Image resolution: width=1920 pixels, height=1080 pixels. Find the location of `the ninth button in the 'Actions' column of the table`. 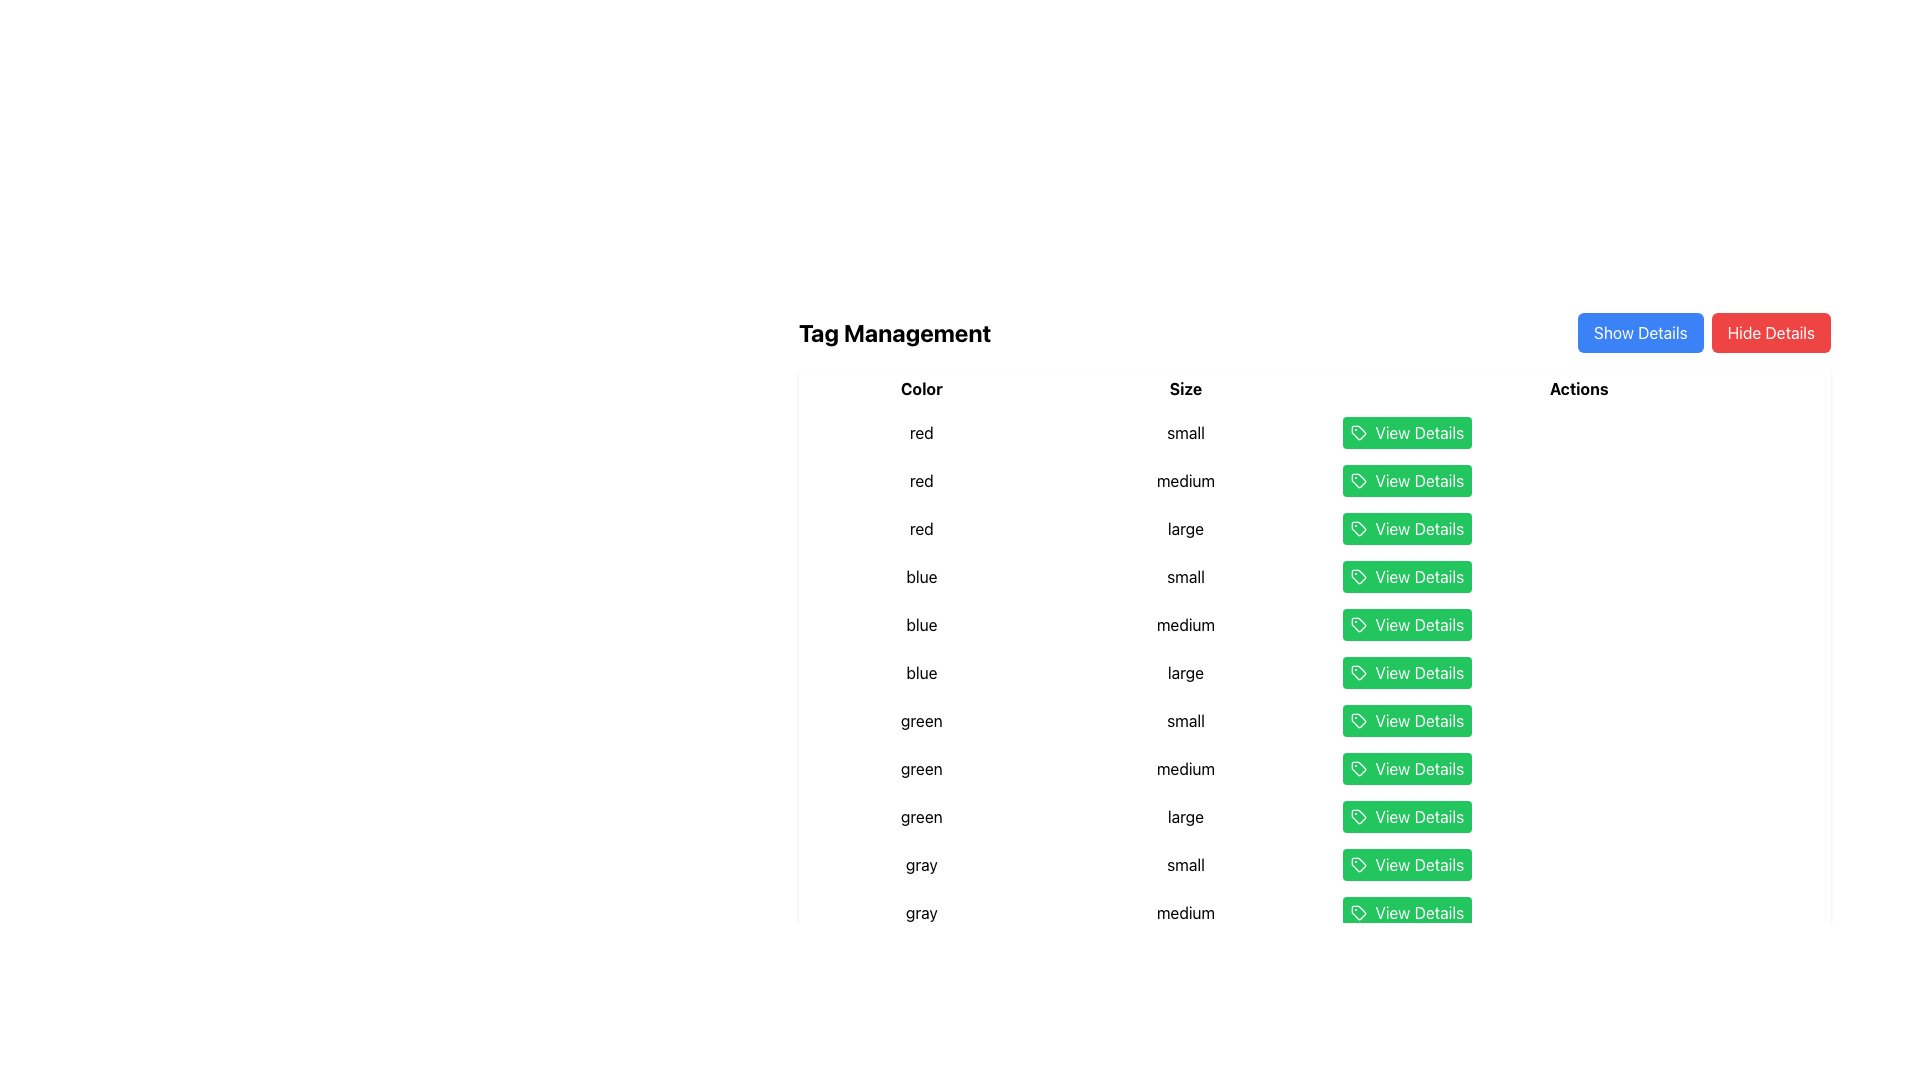

the ninth button in the 'Actions' column of the table is located at coordinates (1406, 863).